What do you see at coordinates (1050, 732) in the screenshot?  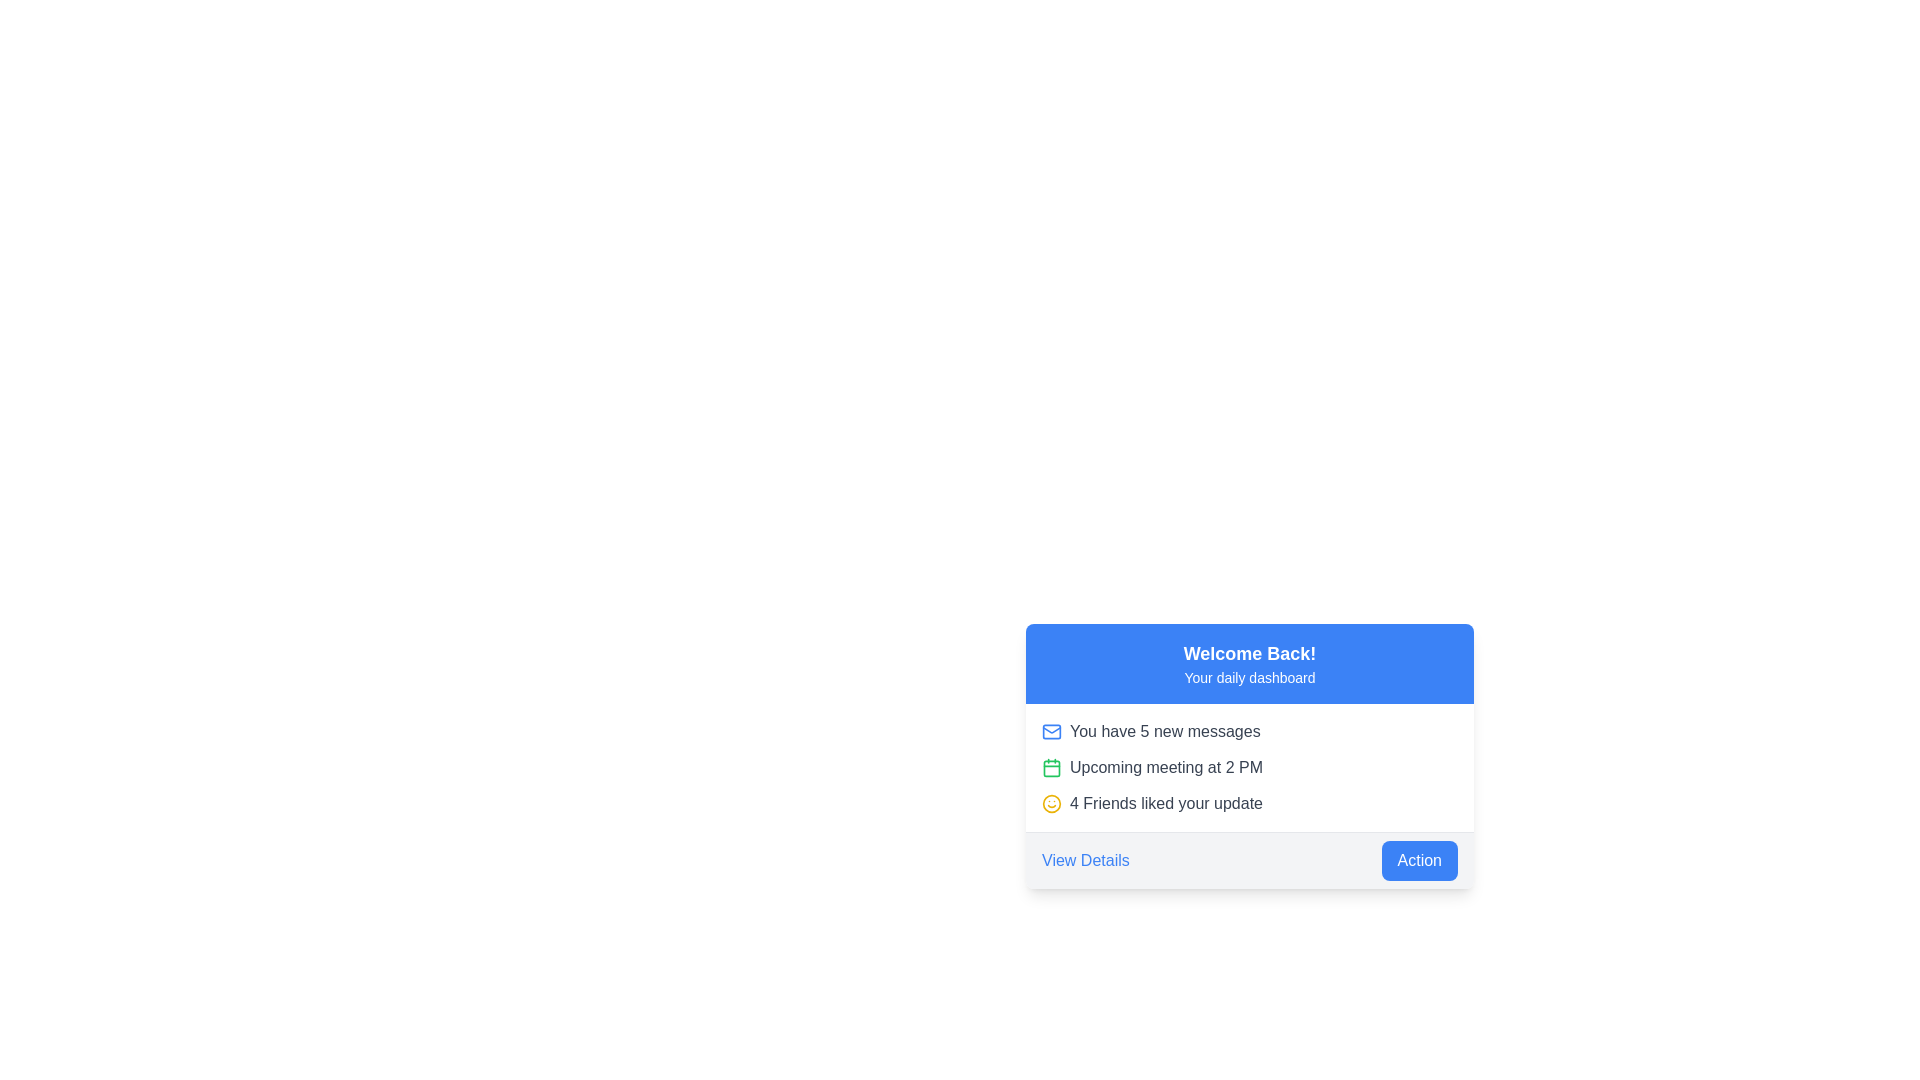 I see `the message indicator icon located within the 'Welcome Back! Your daily dashboard' card, to the left of 'You have 5 new messages.'` at bounding box center [1050, 732].